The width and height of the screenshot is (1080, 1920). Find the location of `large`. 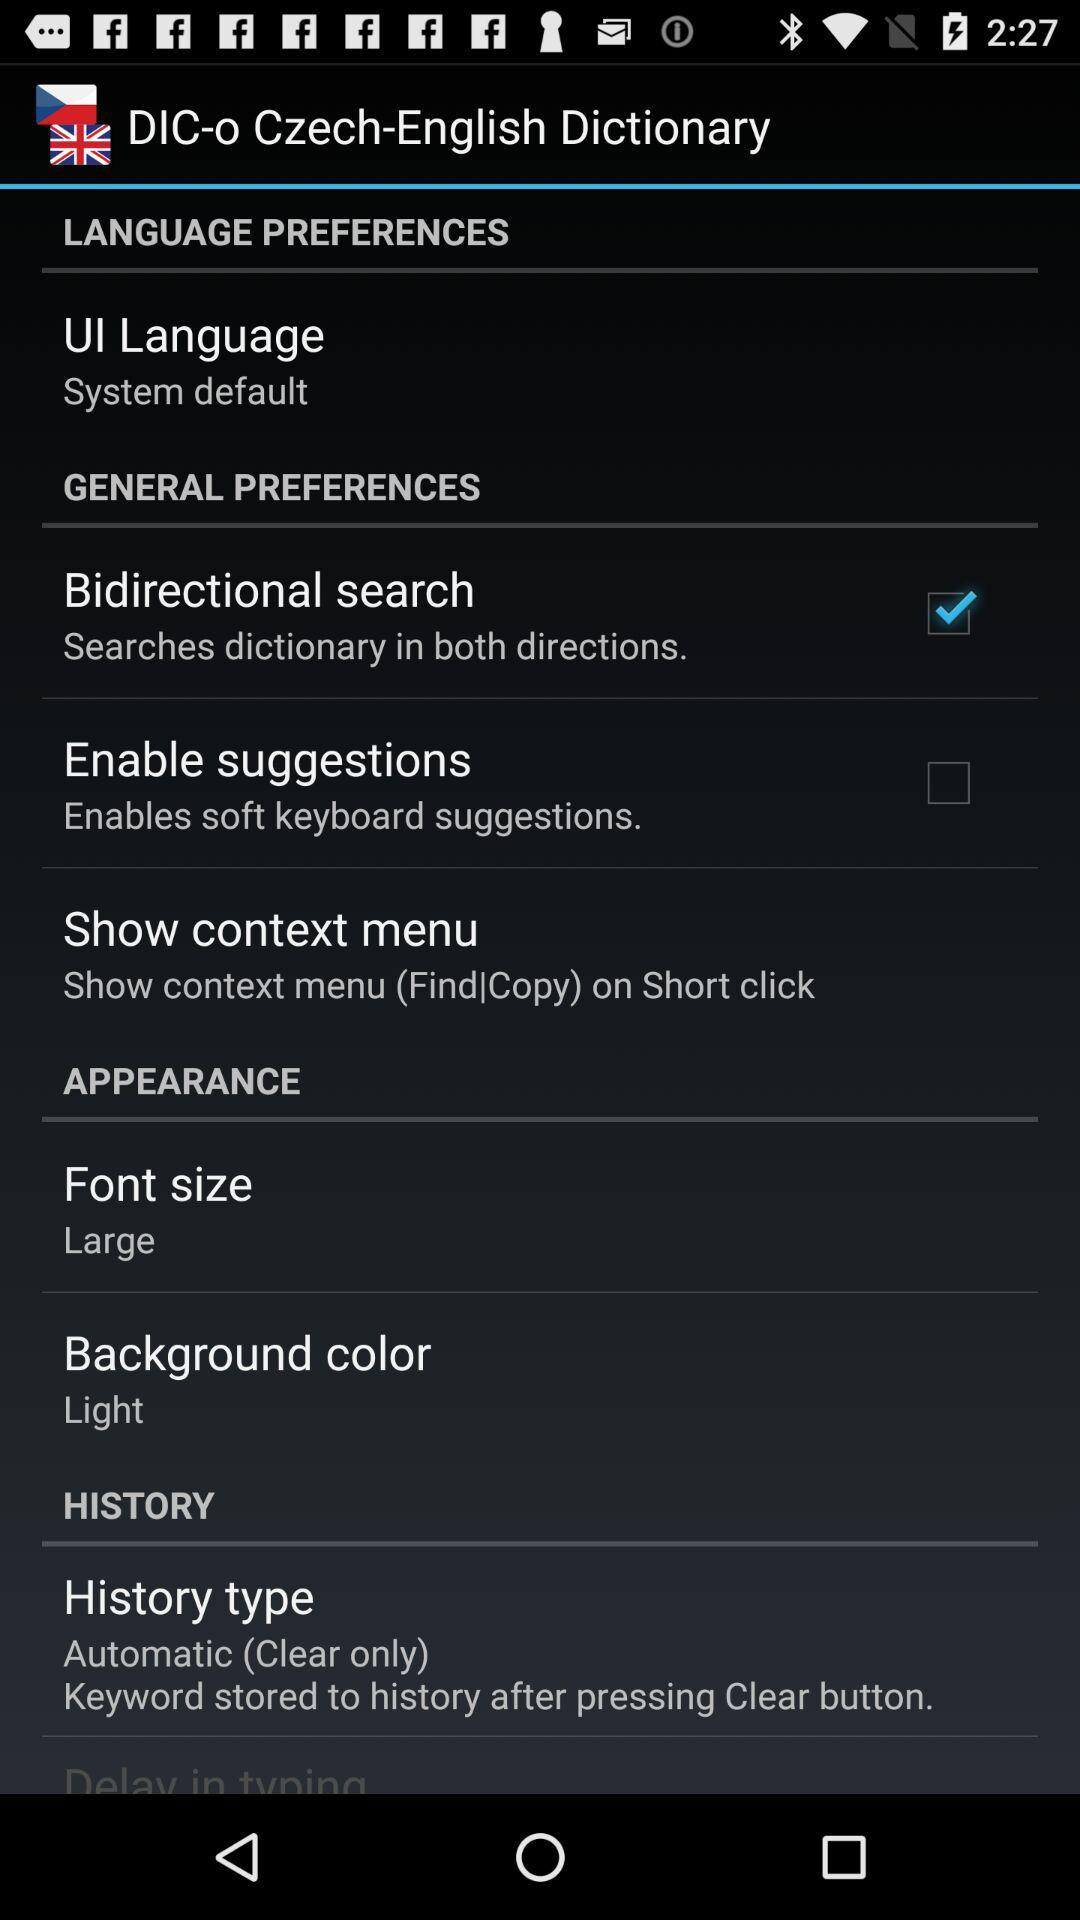

large is located at coordinates (109, 1237).